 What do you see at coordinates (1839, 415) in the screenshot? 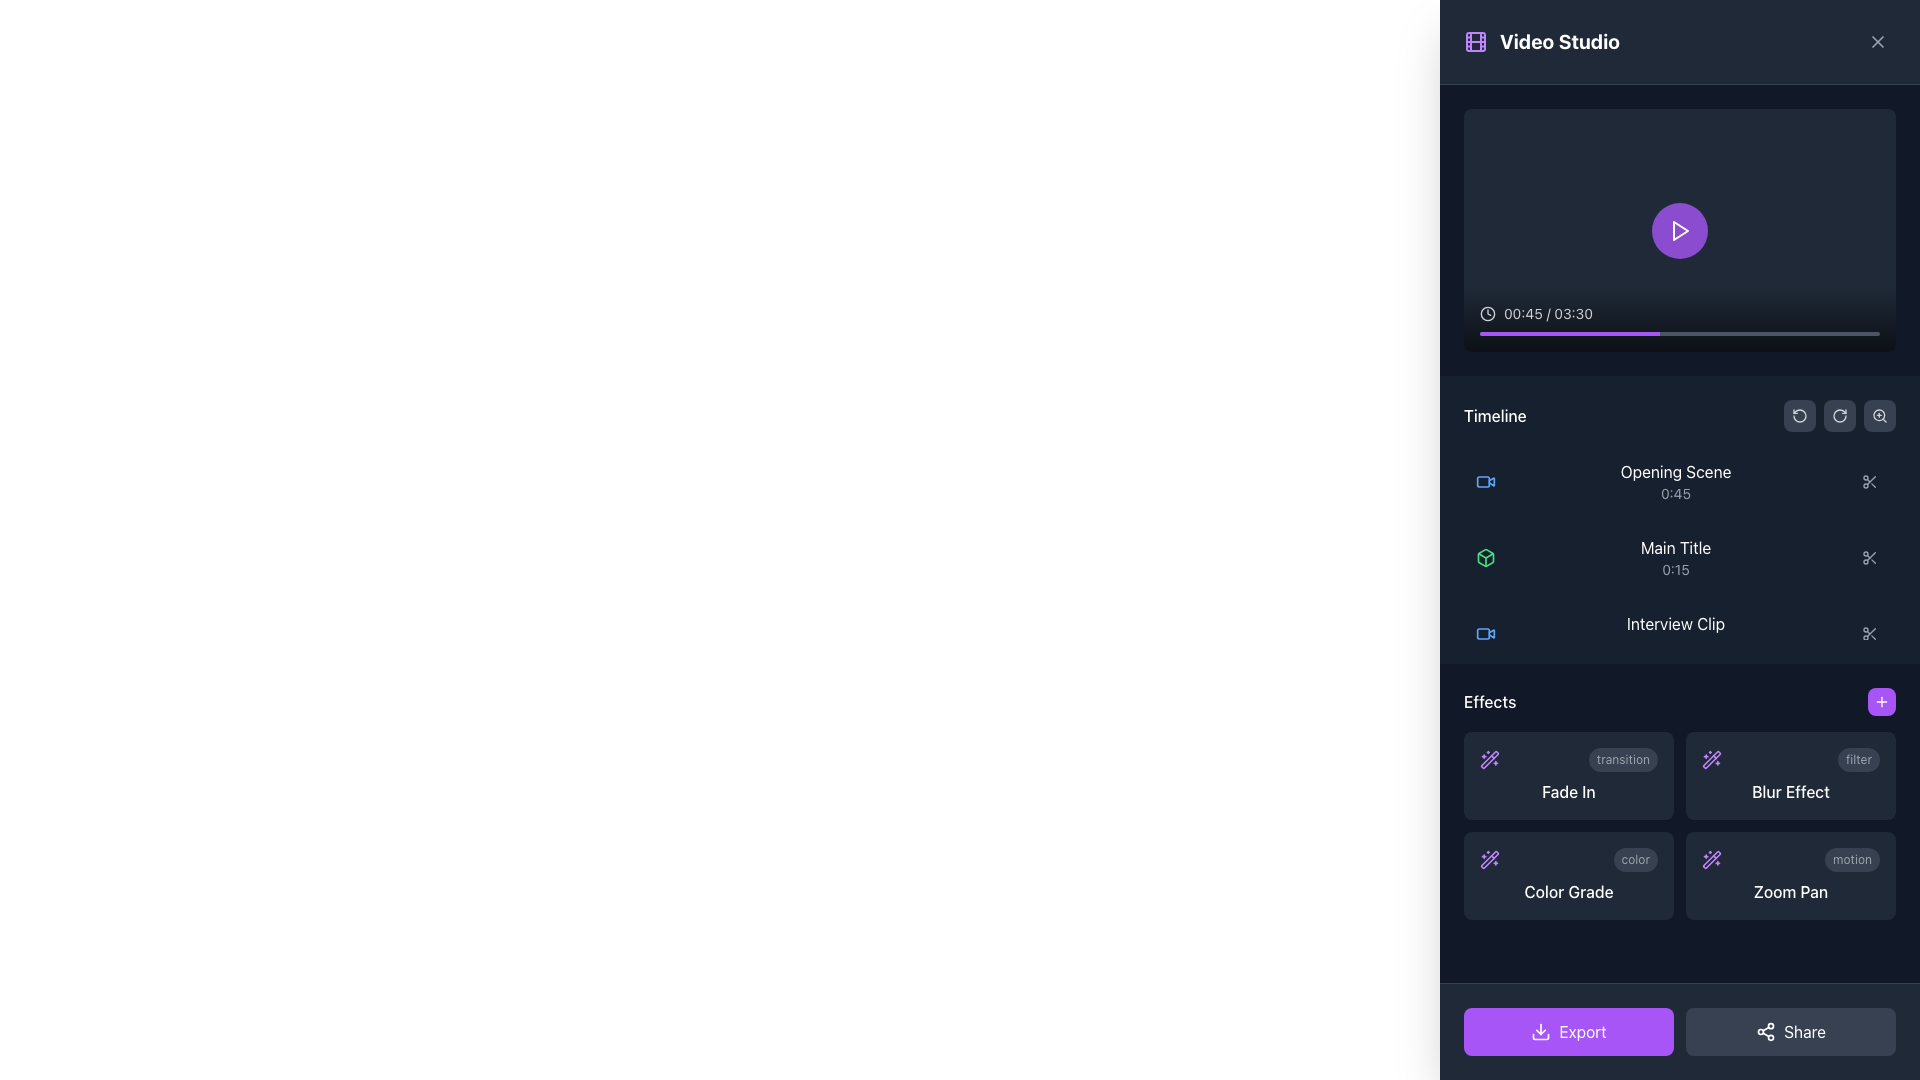
I see `the button with a dark background and a clockwise circular arrow icon located in the top-right section of the timeline area` at bounding box center [1839, 415].